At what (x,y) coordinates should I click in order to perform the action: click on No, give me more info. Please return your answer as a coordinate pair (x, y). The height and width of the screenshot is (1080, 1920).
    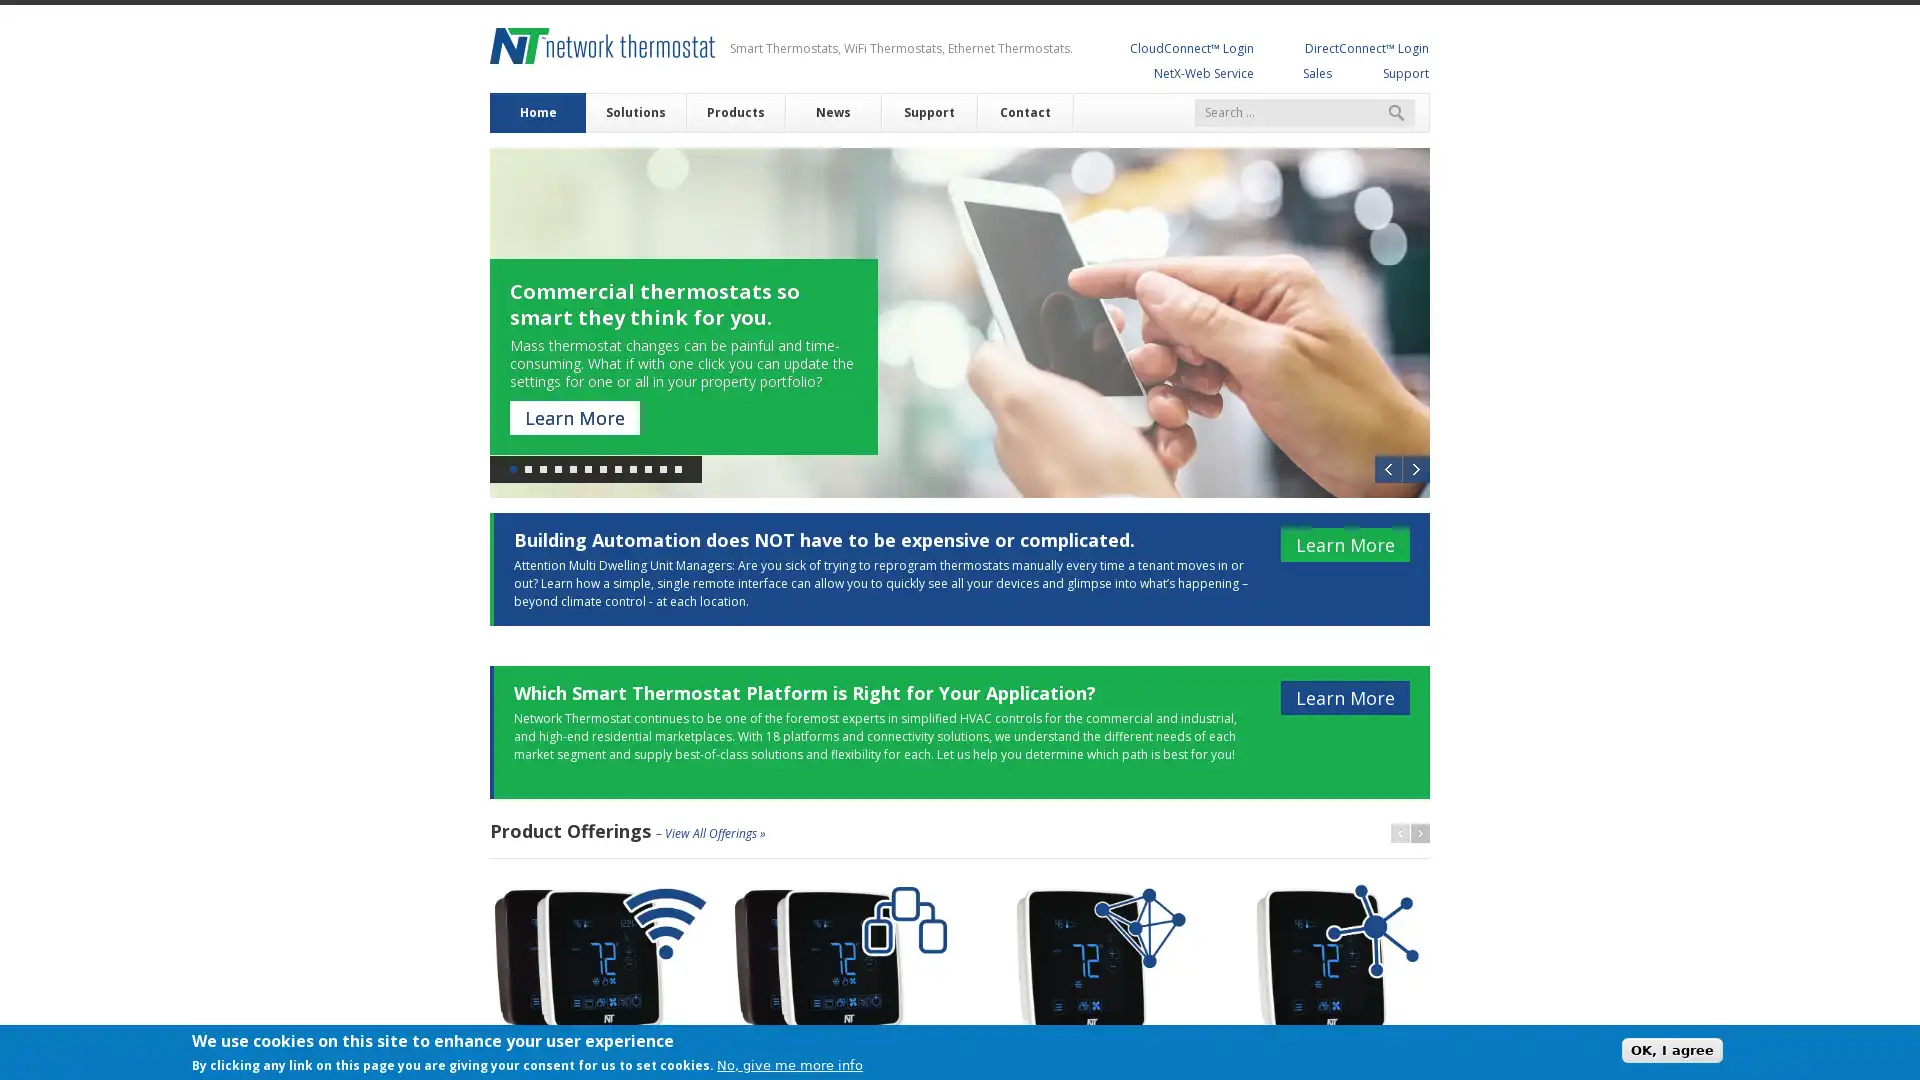
    Looking at the image, I should click on (789, 1064).